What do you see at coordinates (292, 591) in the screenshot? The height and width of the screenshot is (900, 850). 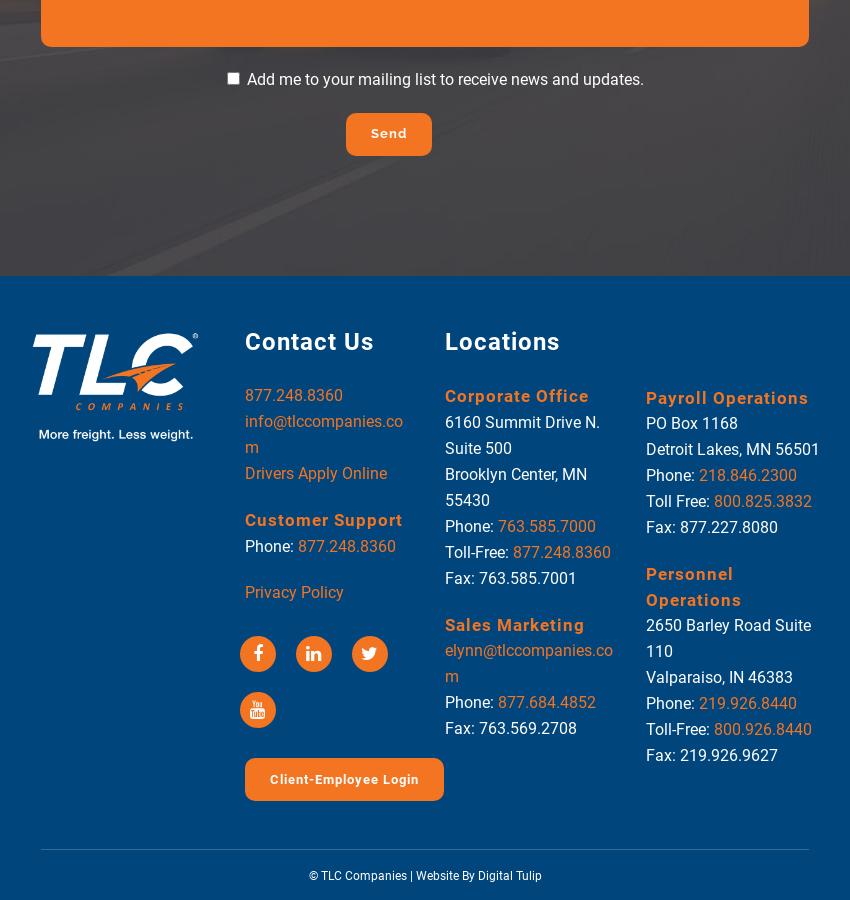 I see `'Privacy Policy'` at bounding box center [292, 591].